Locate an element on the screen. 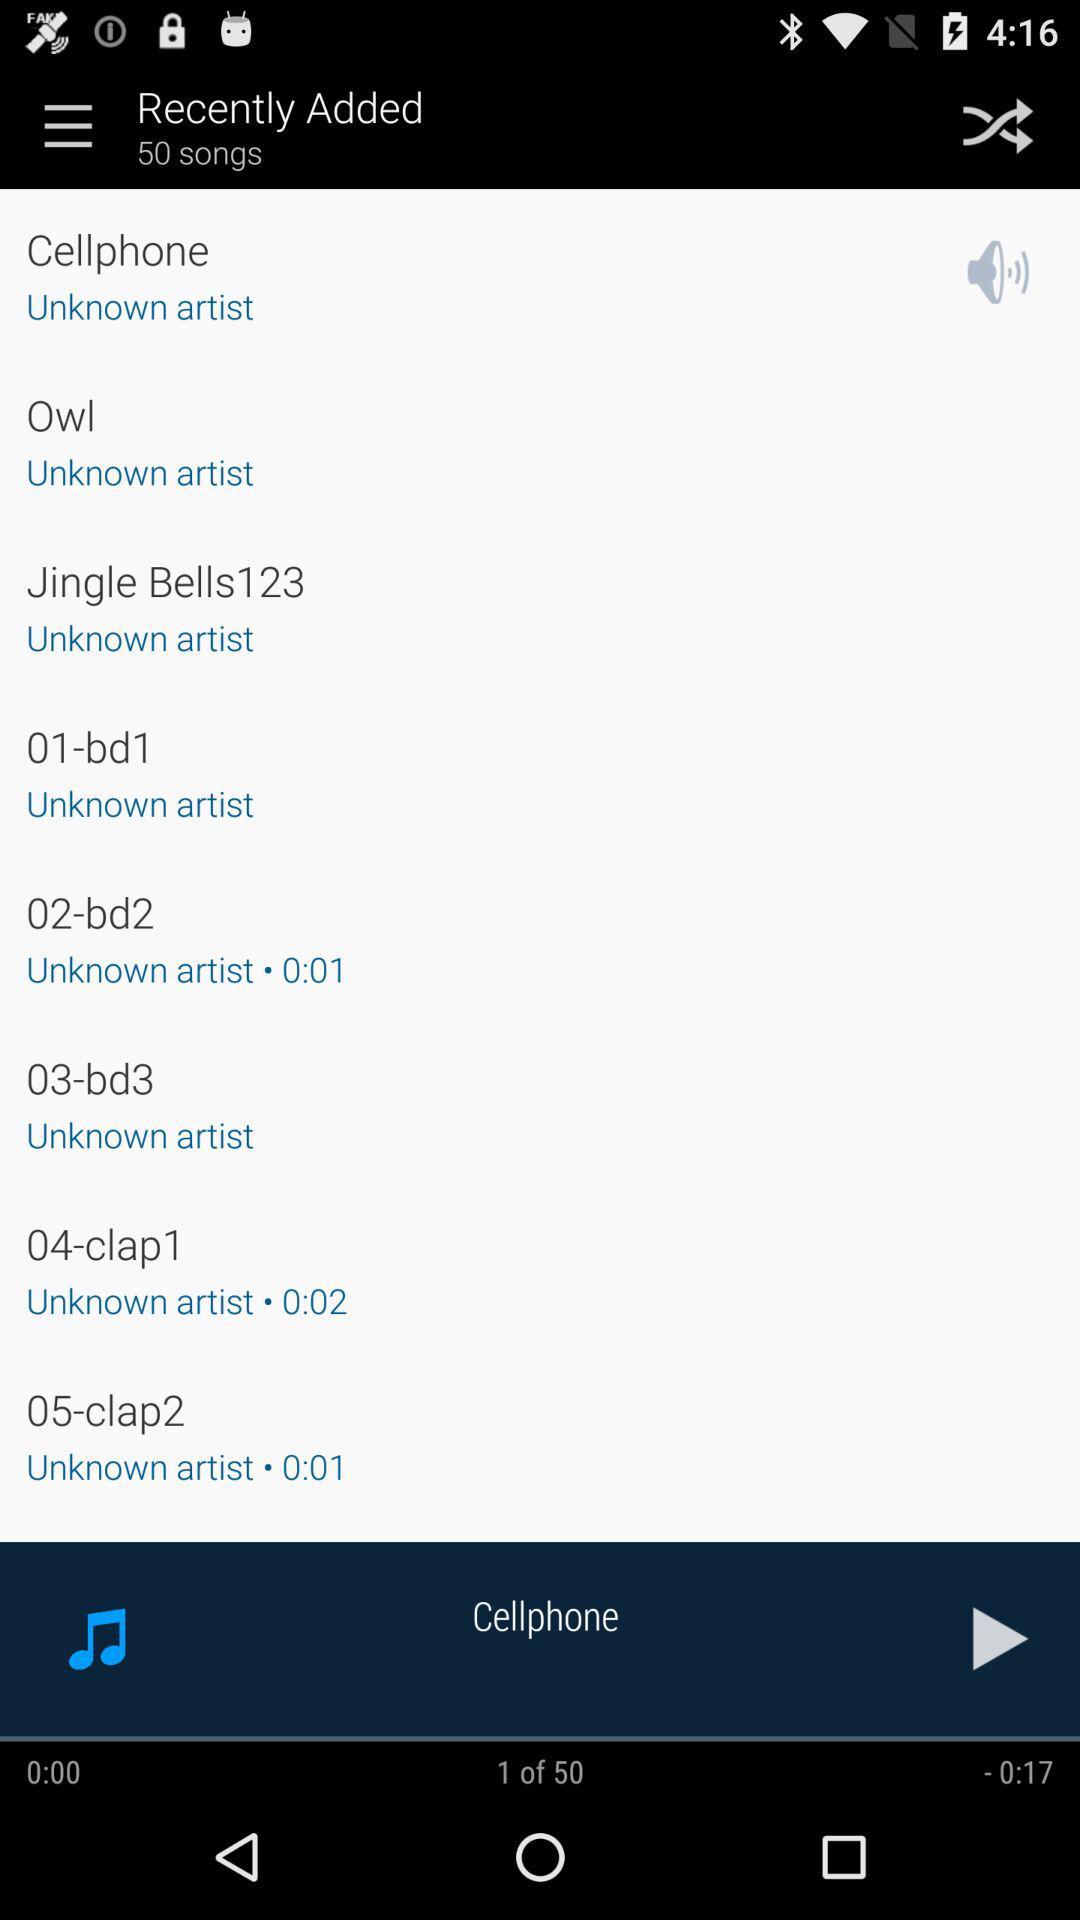  item next to recently added is located at coordinates (67, 124).